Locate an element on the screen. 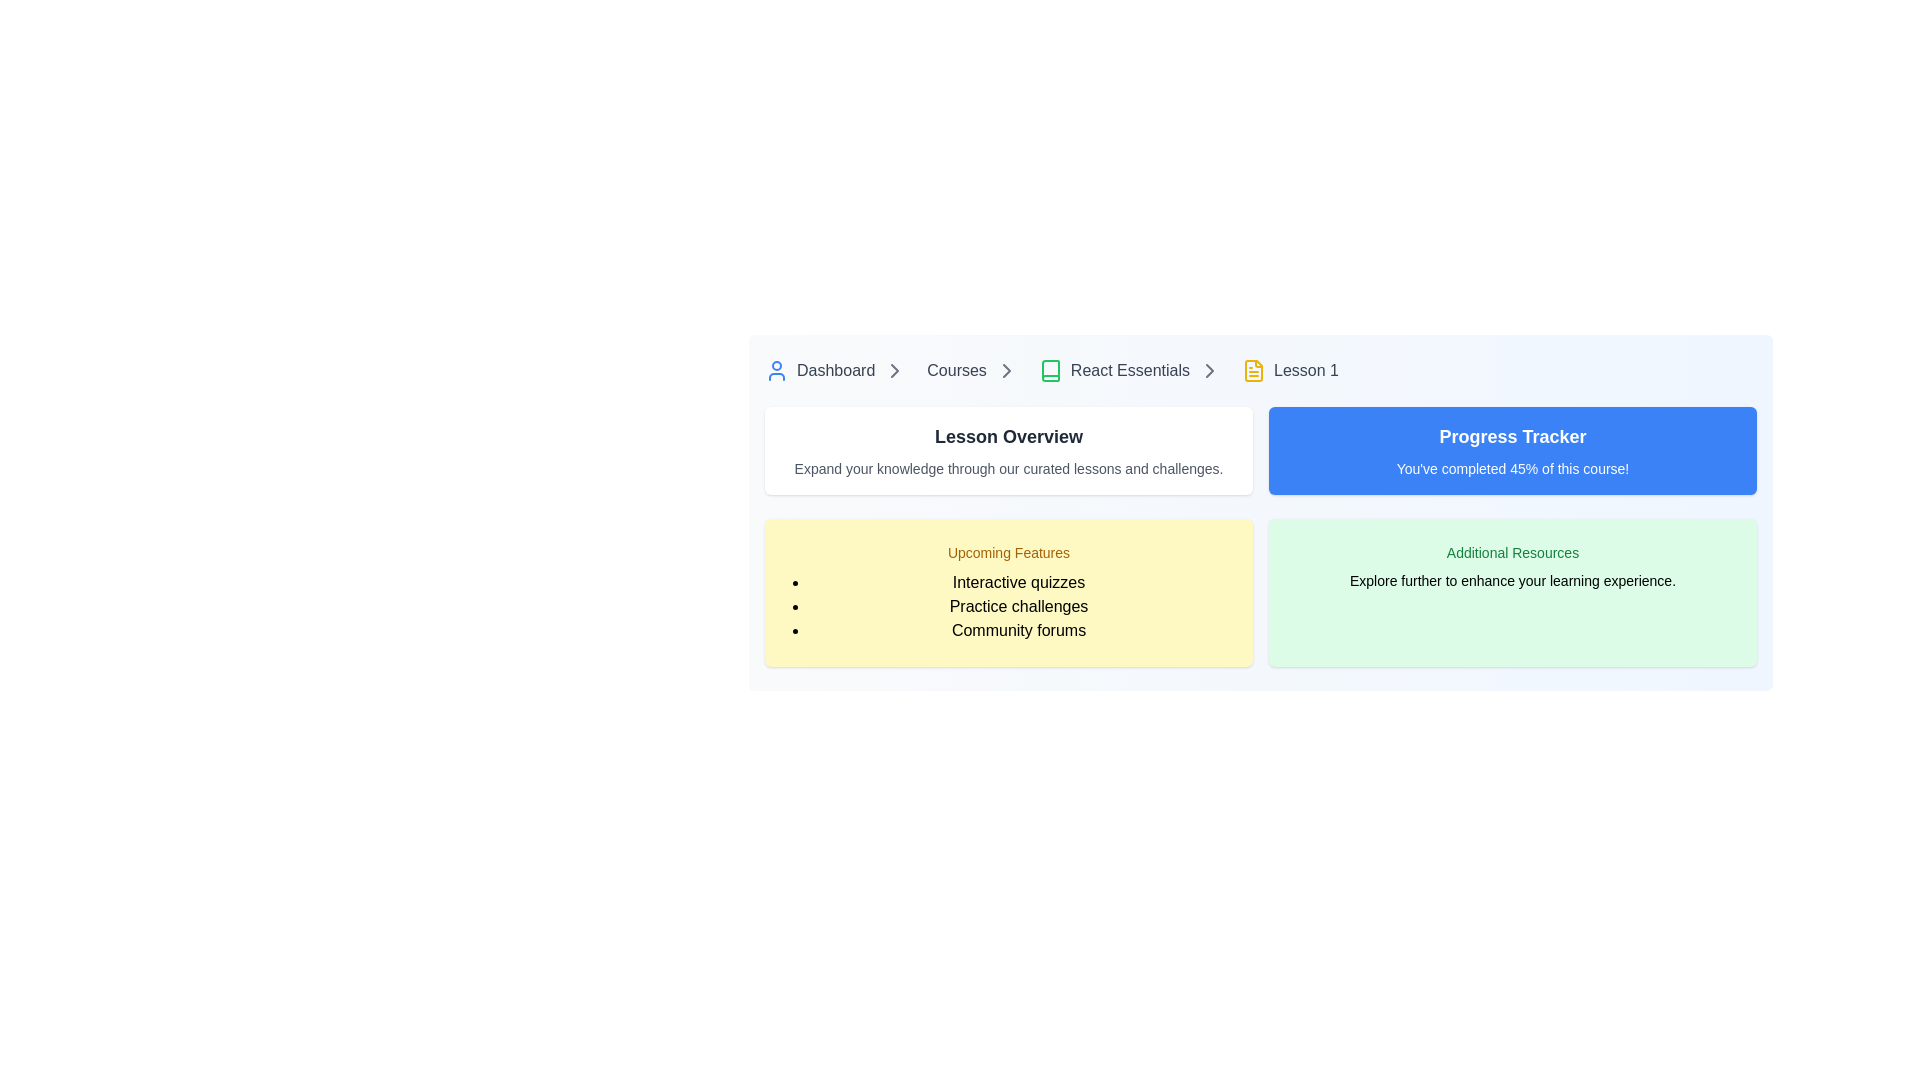 The height and width of the screenshot is (1080, 1920). text located in the Text block underneath the 'Lesson Overview' title in the left-side panel of the UI layout is located at coordinates (1008, 469).